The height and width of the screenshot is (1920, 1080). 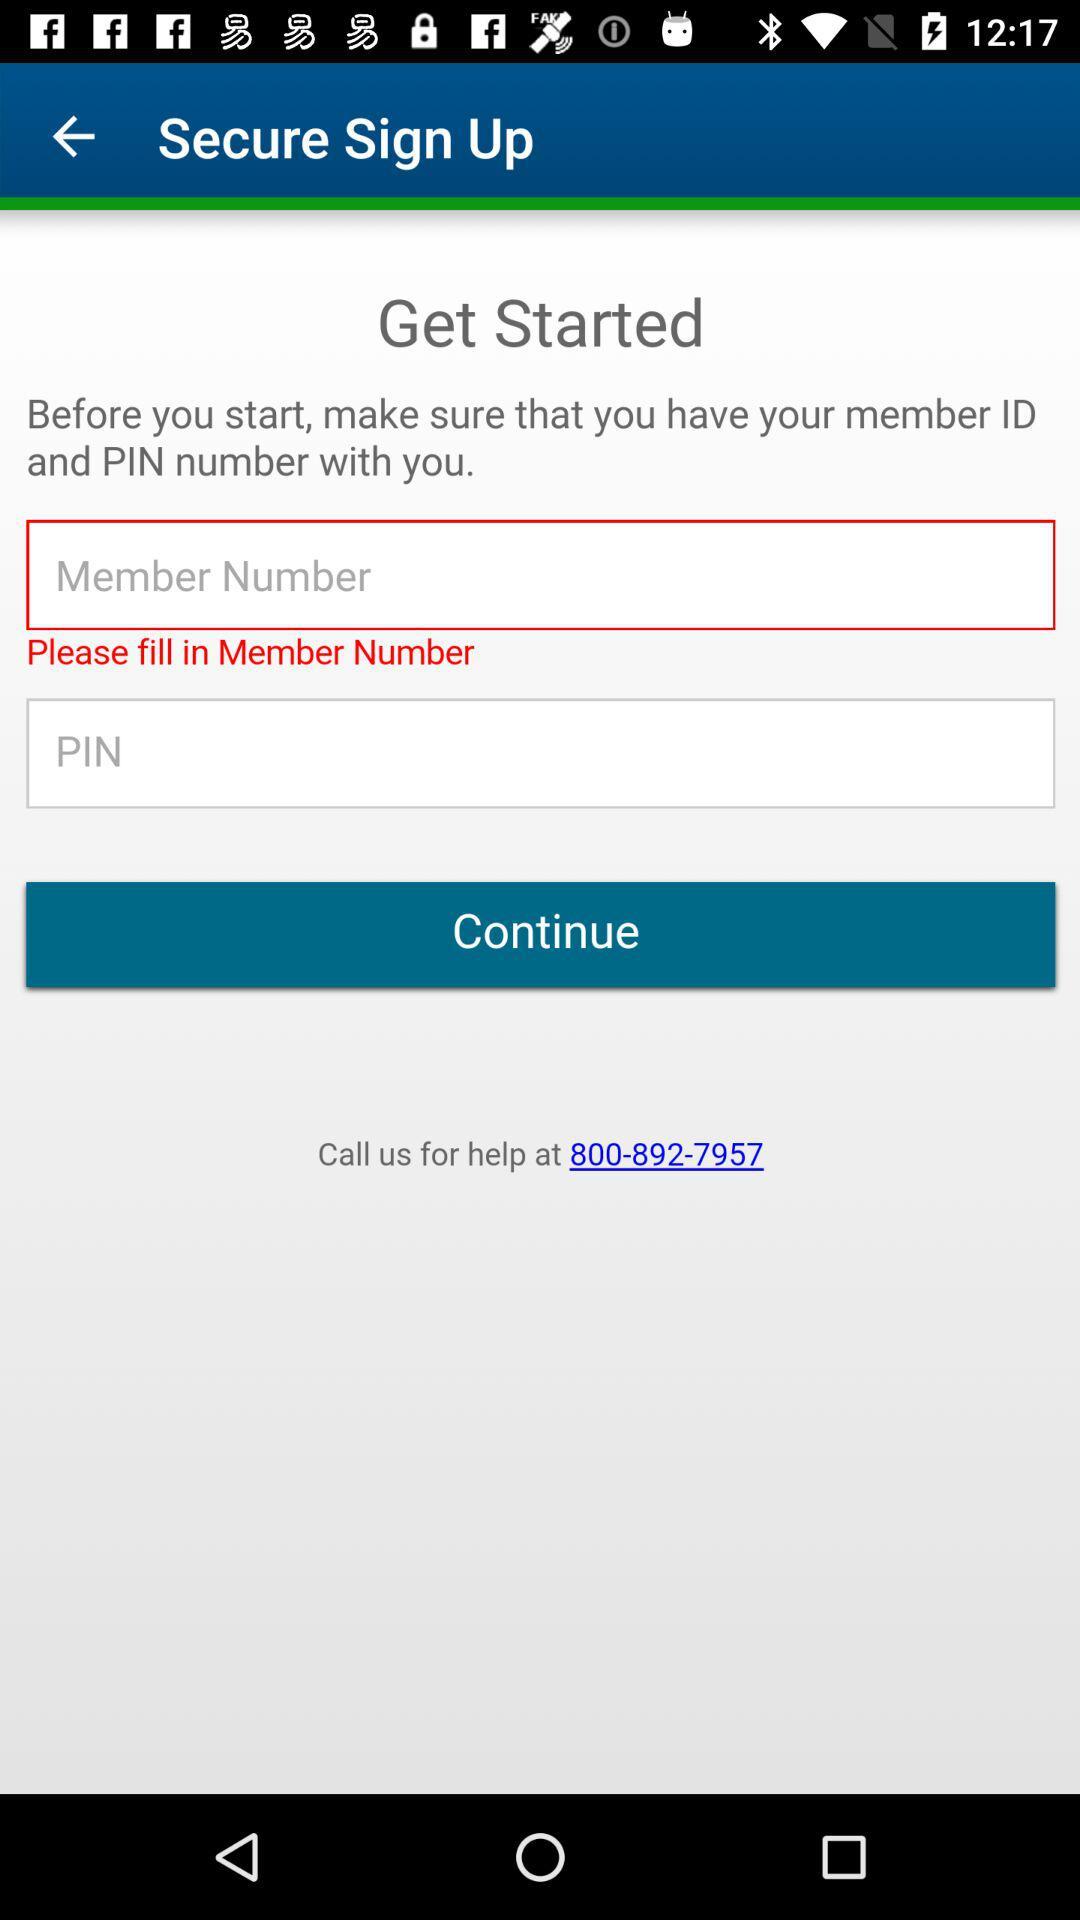 I want to click on item next to the secure sign up icon, so click(x=72, y=135).